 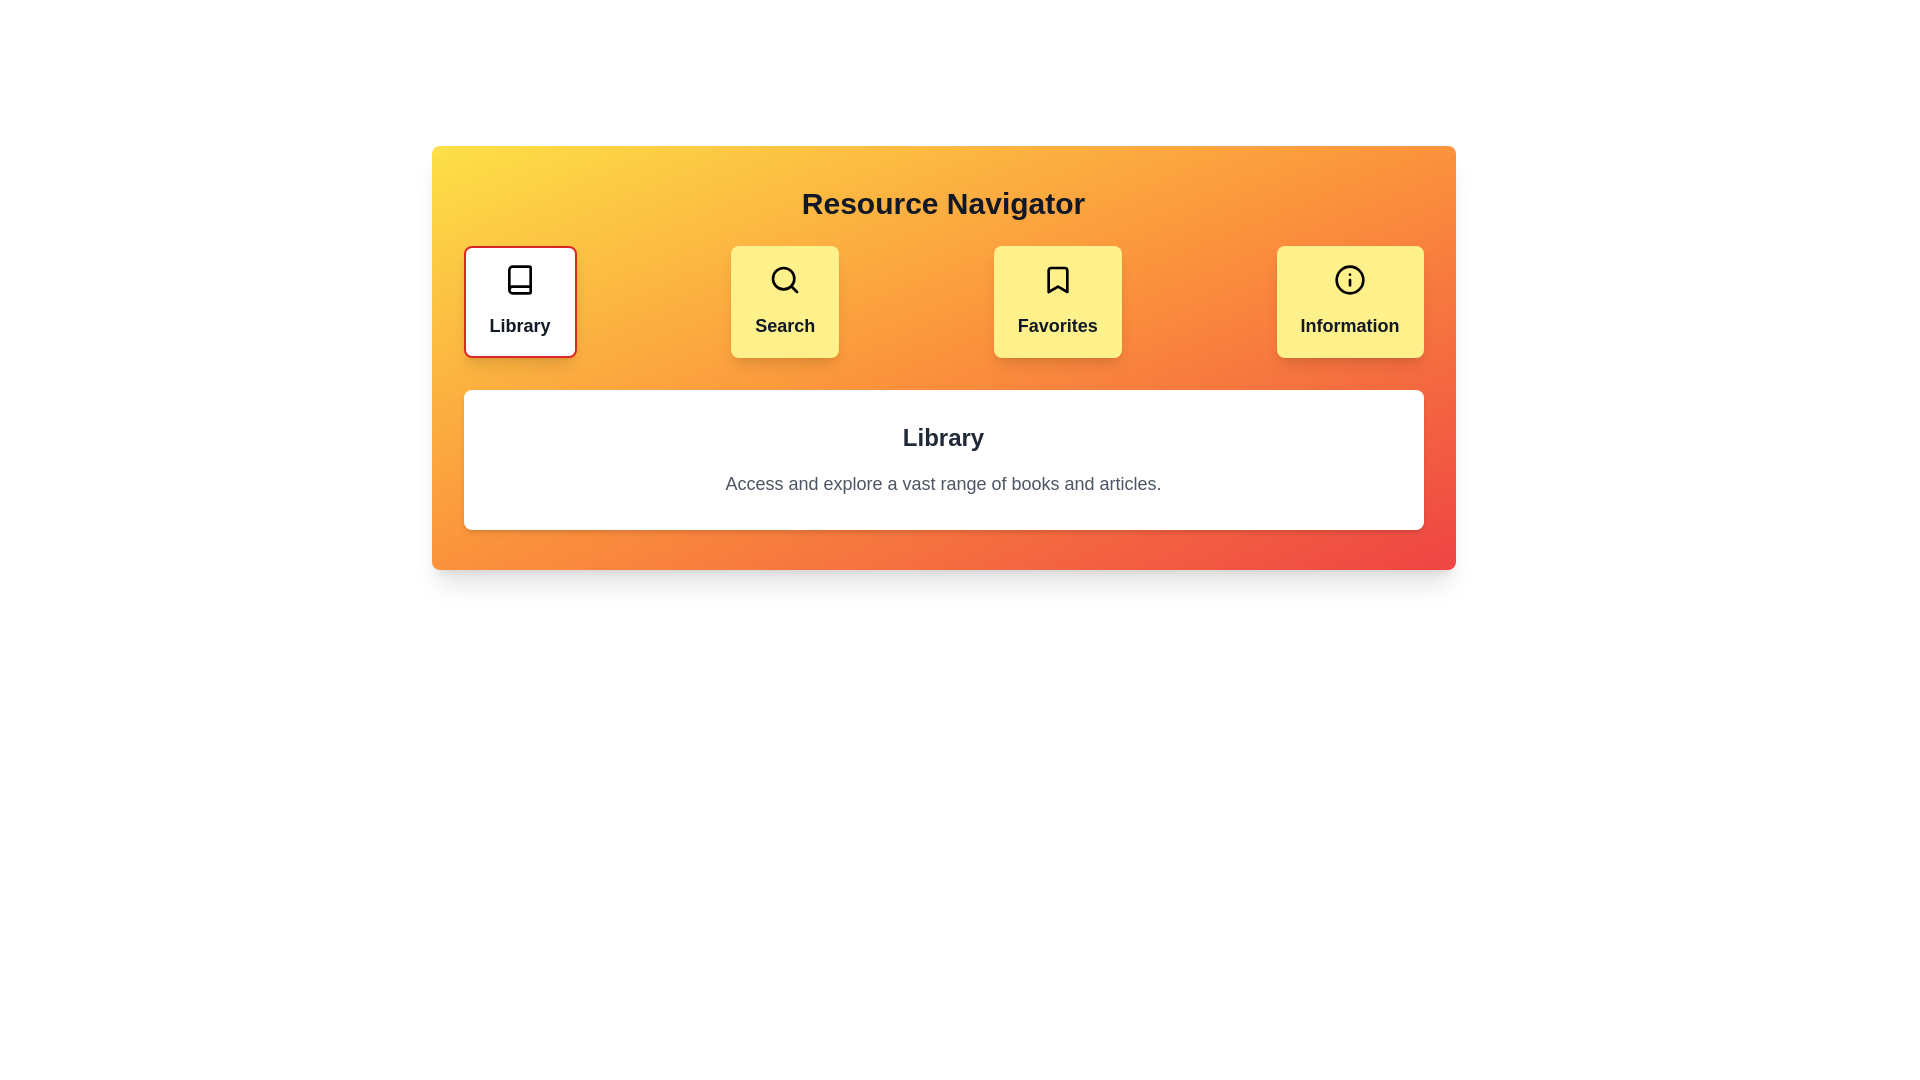 I want to click on the tab labeled Information to switch to that tab, so click(x=1349, y=301).